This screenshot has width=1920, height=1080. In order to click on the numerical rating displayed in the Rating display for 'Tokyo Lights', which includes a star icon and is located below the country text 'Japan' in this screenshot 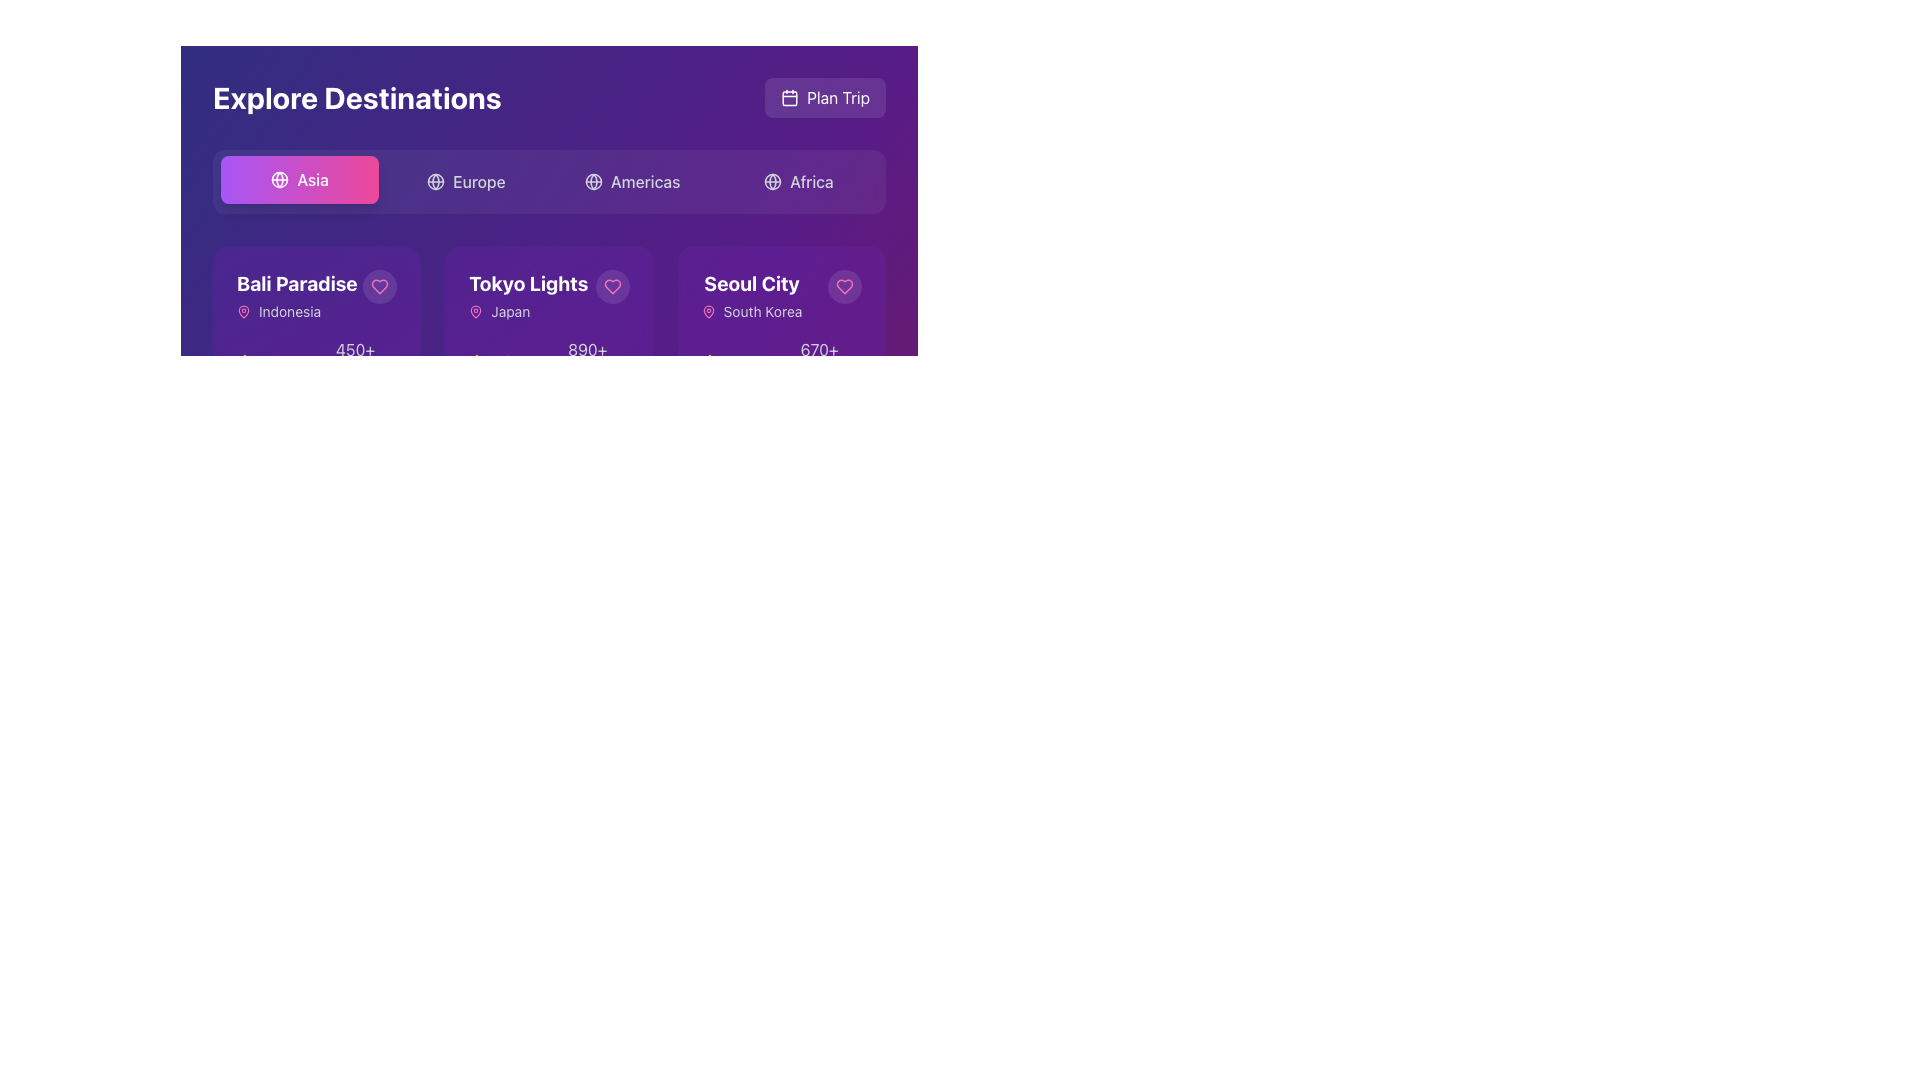, I will do `click(491, 362)`.